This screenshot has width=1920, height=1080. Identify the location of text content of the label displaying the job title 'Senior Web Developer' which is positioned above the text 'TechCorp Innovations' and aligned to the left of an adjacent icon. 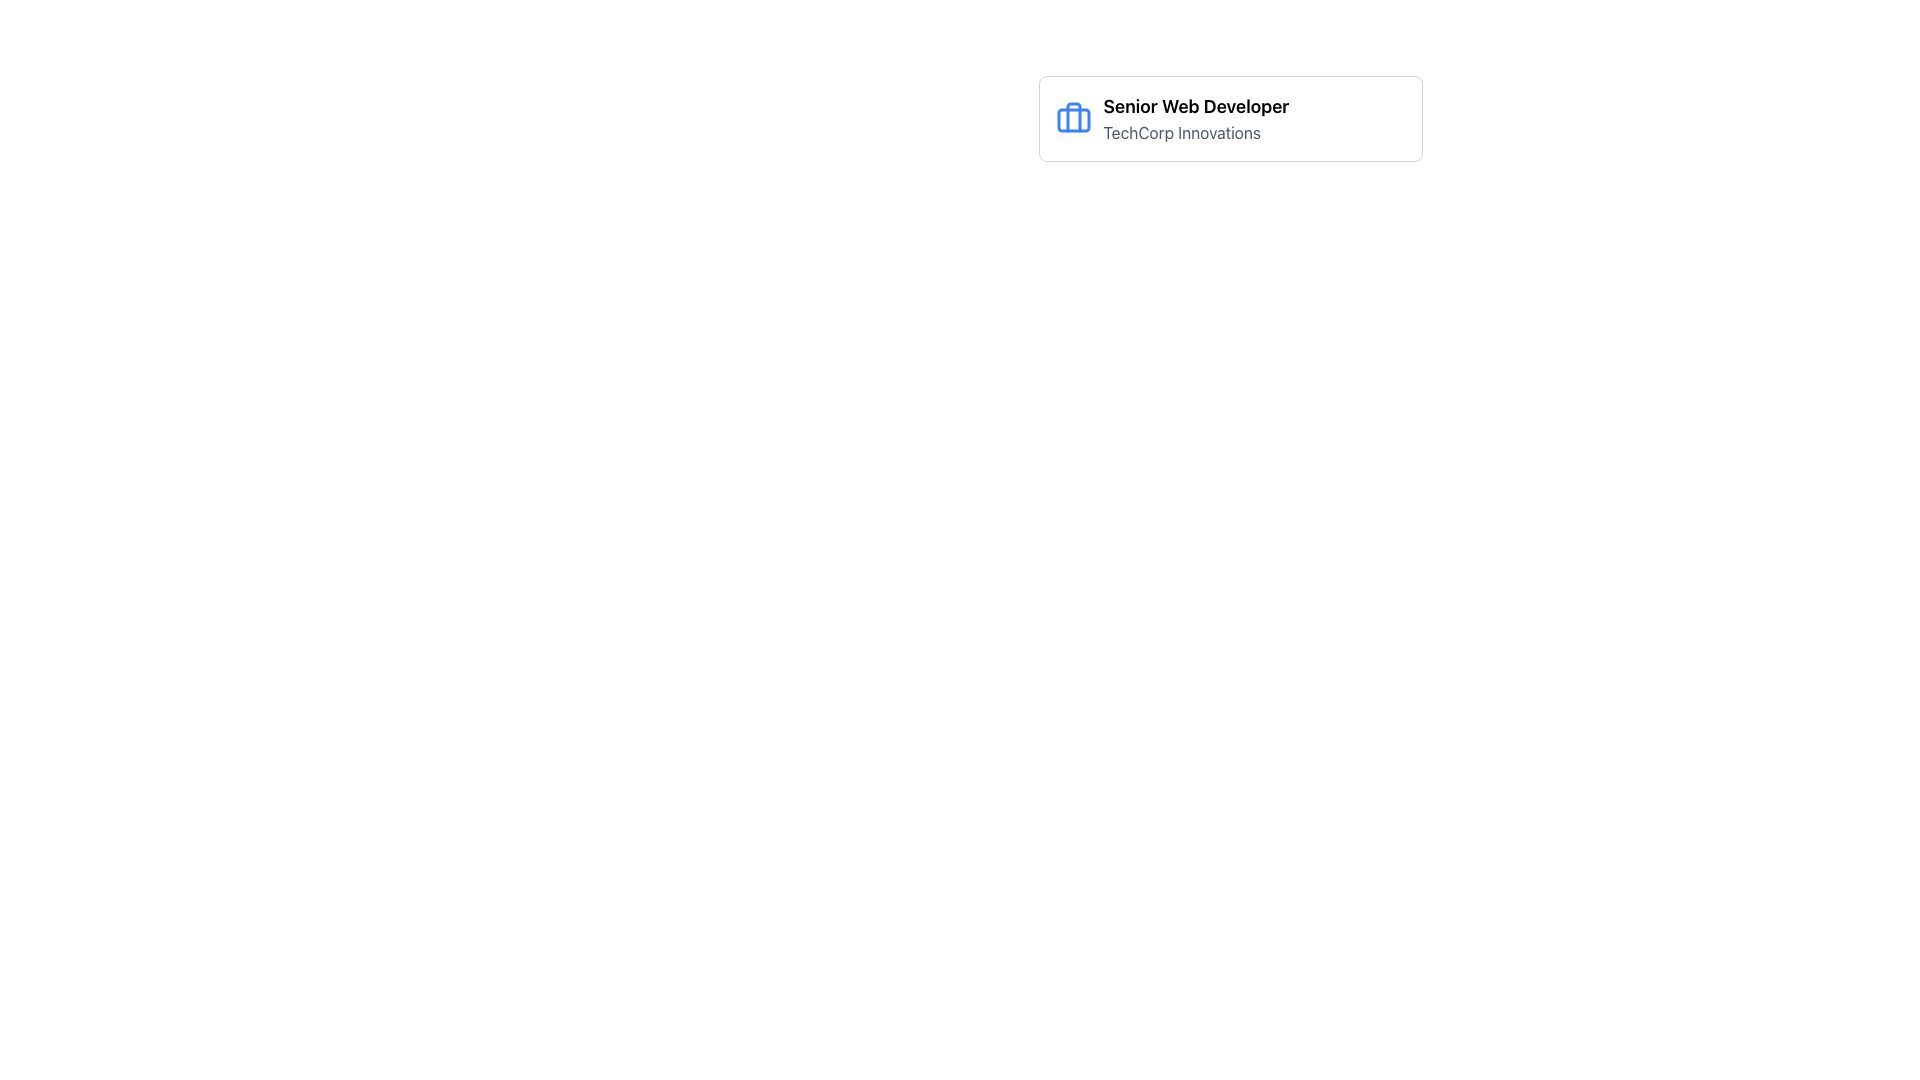
(1196, 107).